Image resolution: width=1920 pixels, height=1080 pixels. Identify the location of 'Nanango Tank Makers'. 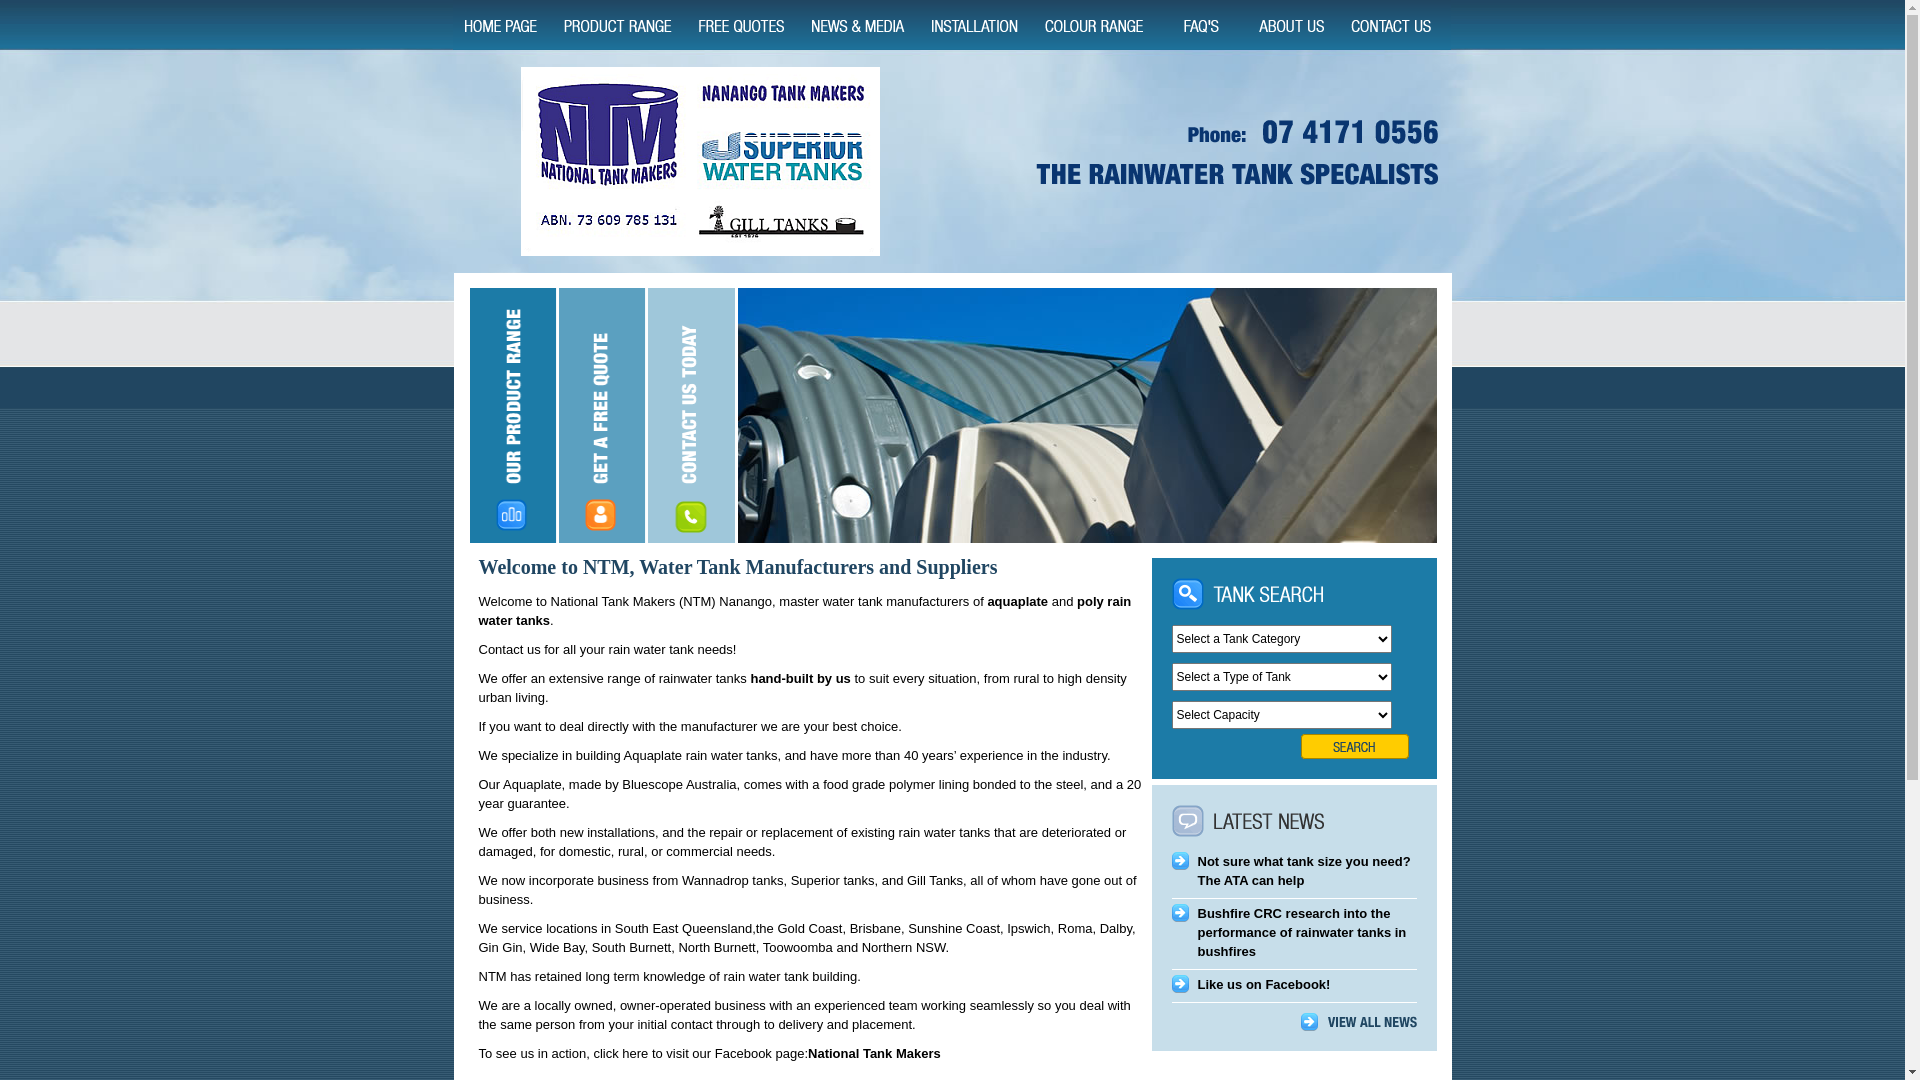
(699, 160).